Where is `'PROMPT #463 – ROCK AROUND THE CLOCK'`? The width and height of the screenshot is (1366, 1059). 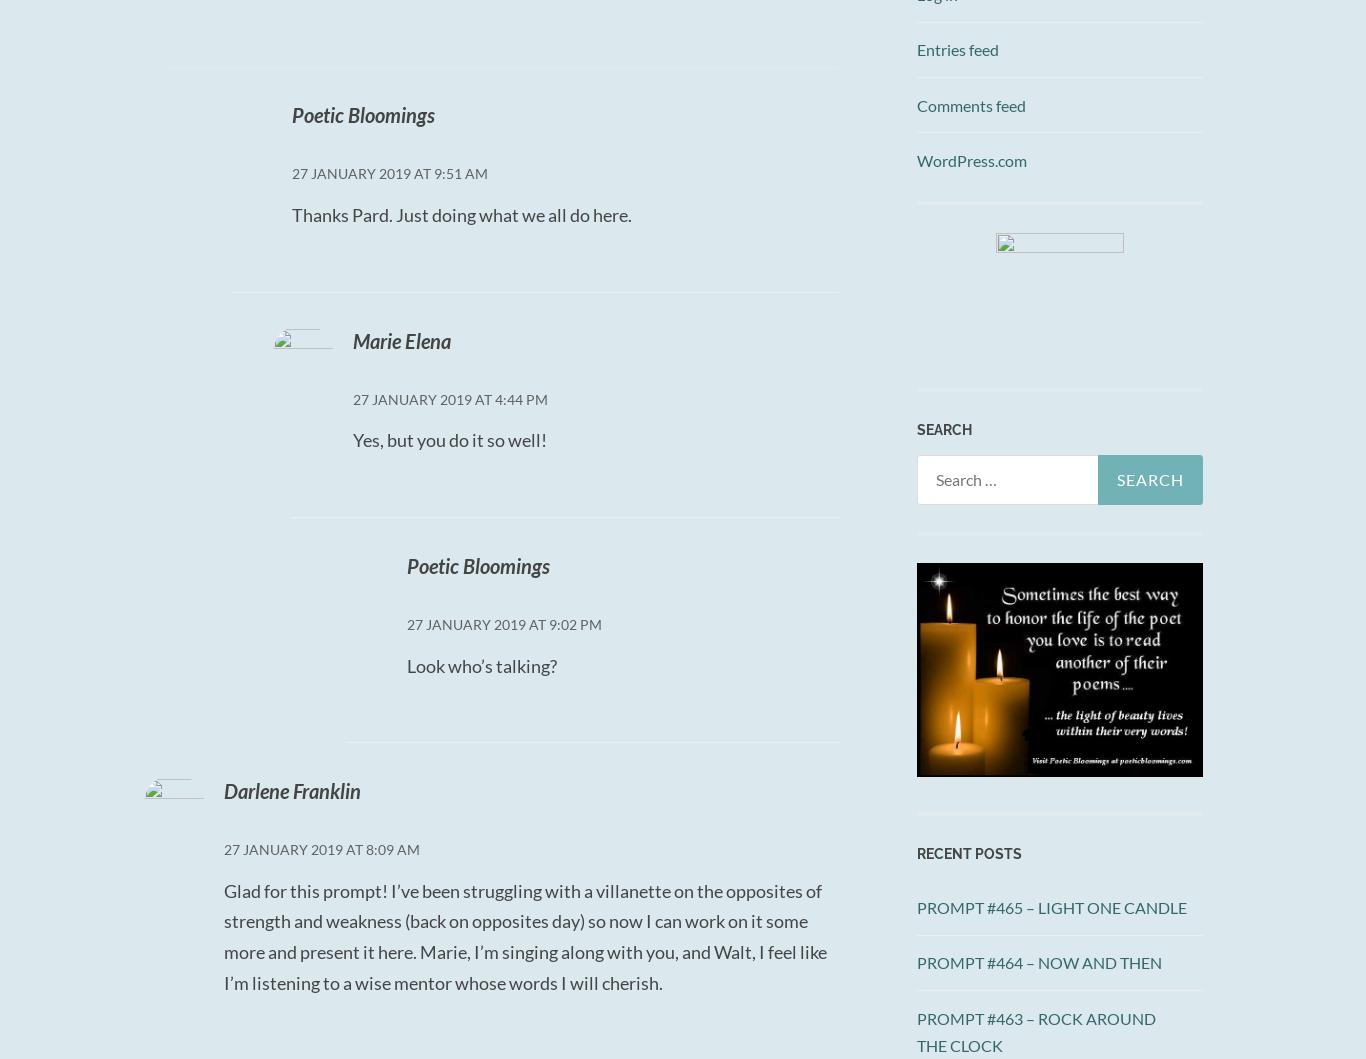
'PROMPT #463 – ROCK AROUND THE CLOCK' is located at coordinates (916, 1030).